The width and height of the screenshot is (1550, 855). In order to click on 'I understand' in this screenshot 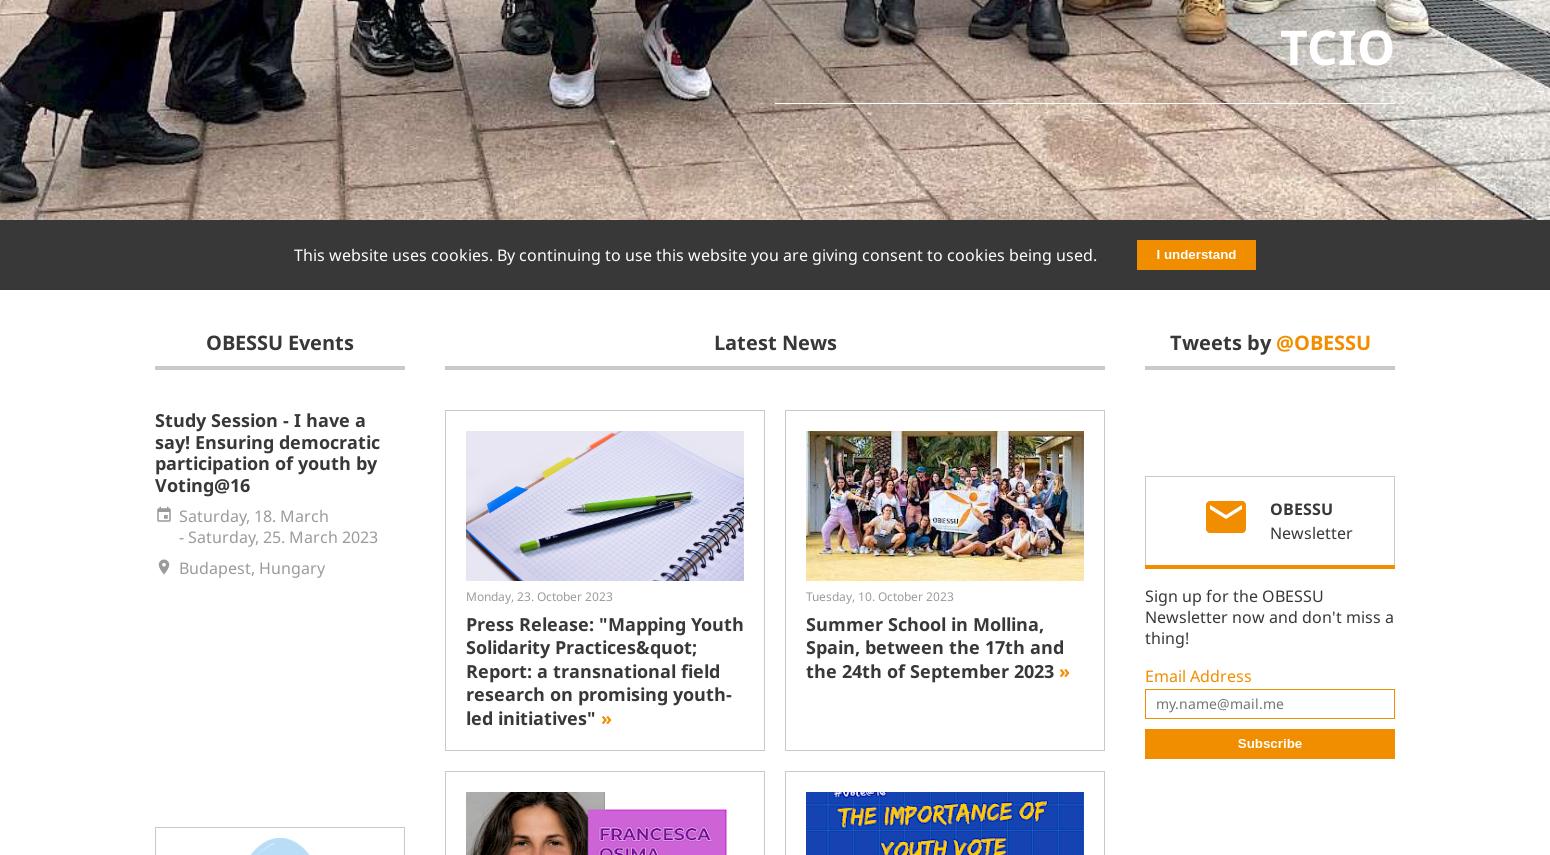, I will do `click(1195, 253)`.